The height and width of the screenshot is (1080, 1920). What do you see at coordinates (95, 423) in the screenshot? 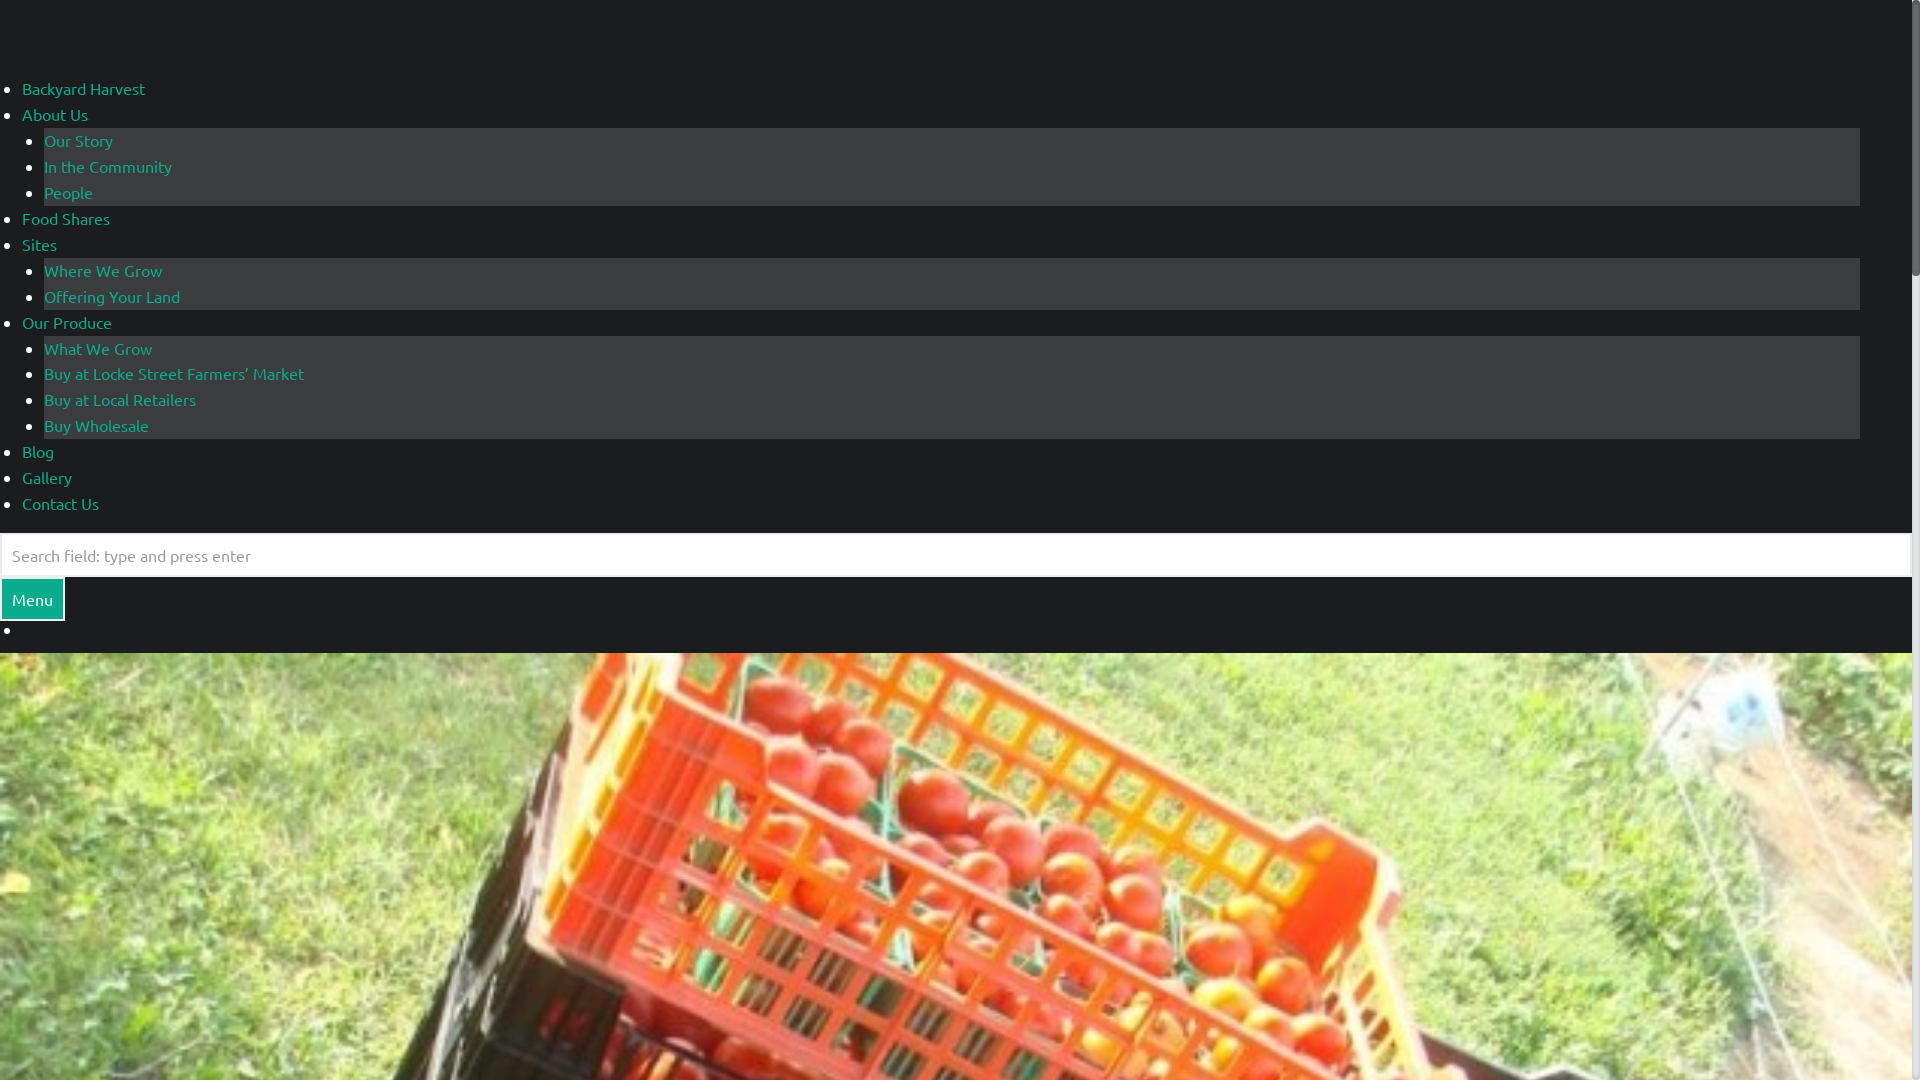
I see `'Buy Wholesale'` at bounding box center [95, 423].